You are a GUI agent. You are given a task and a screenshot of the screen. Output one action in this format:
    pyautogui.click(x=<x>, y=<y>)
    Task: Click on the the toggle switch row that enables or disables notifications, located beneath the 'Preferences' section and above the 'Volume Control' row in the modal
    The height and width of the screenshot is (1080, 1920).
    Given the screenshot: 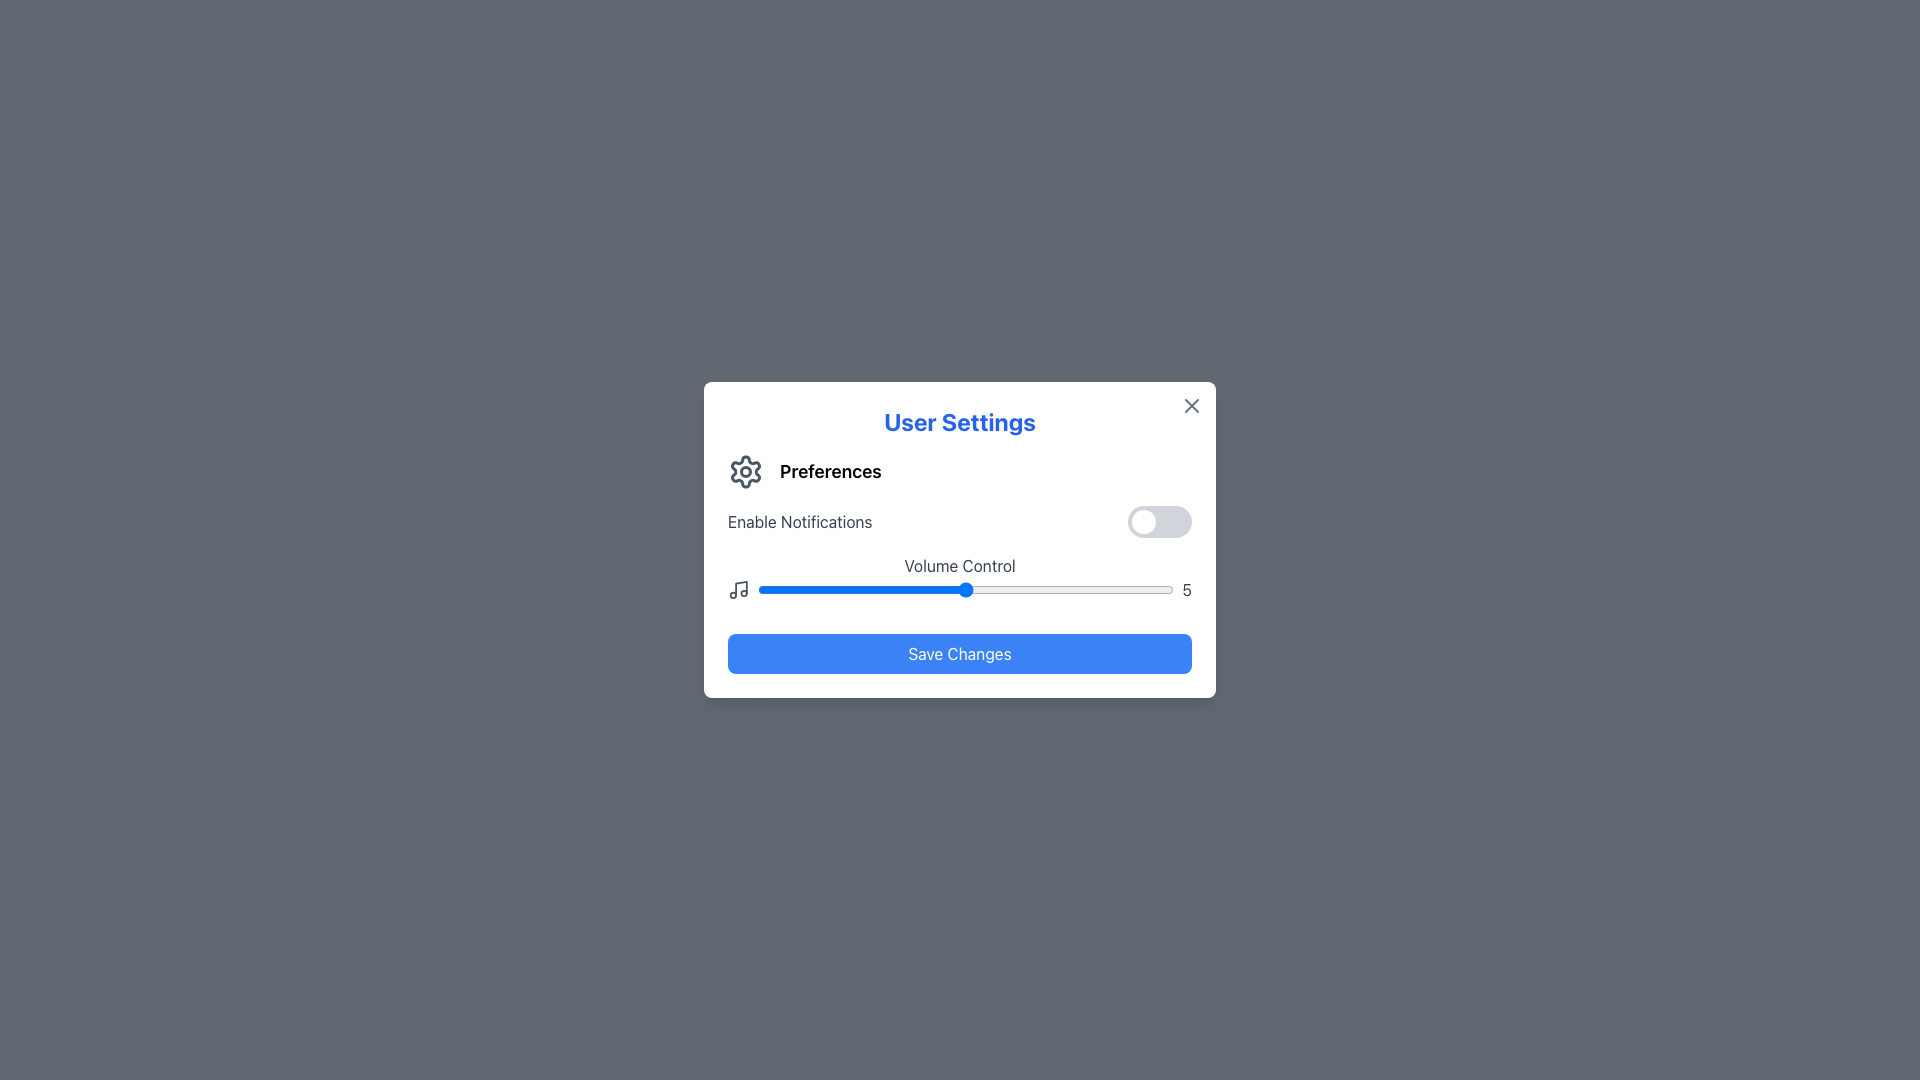 What is the action you would take?
    pyautogui.click(x=960, y=520)
    